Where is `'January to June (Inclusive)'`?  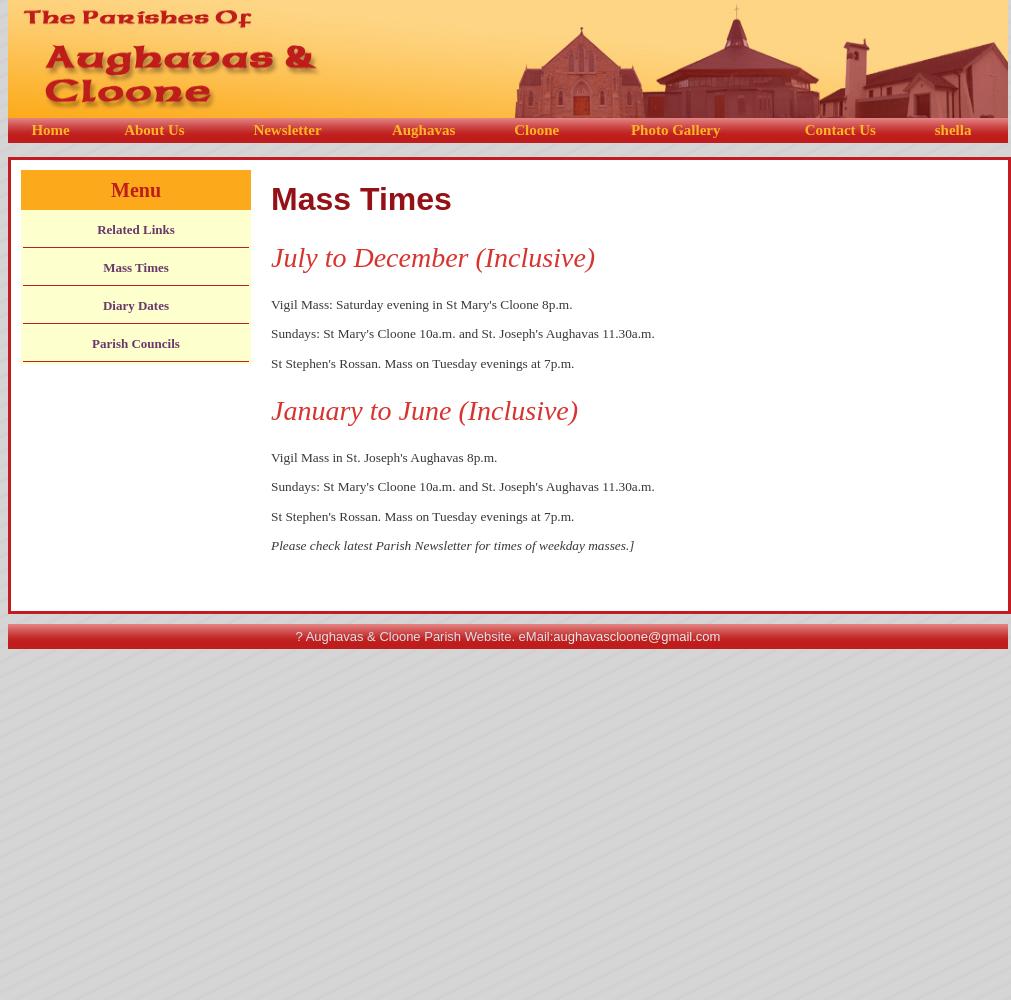
'January to June (Inclusive)' is located at coordinates (423, 409).